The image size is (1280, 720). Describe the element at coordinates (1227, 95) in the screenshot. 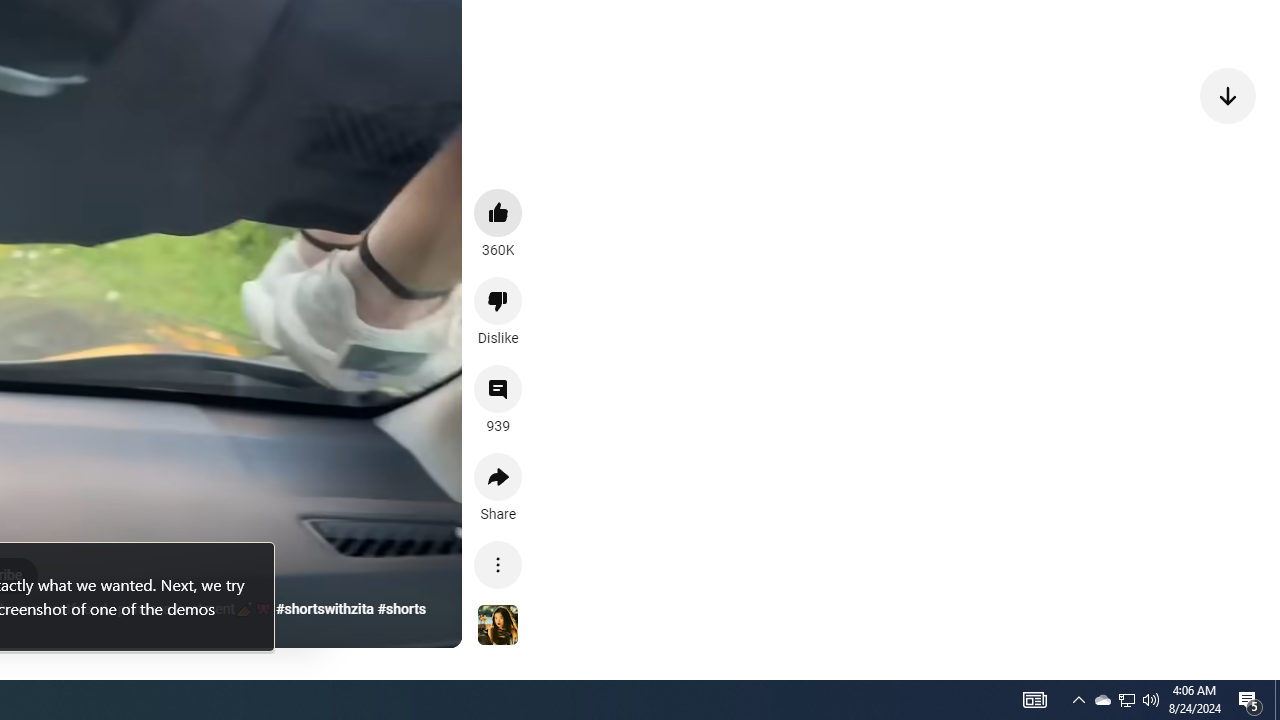

I see `'Next video'` at that location.